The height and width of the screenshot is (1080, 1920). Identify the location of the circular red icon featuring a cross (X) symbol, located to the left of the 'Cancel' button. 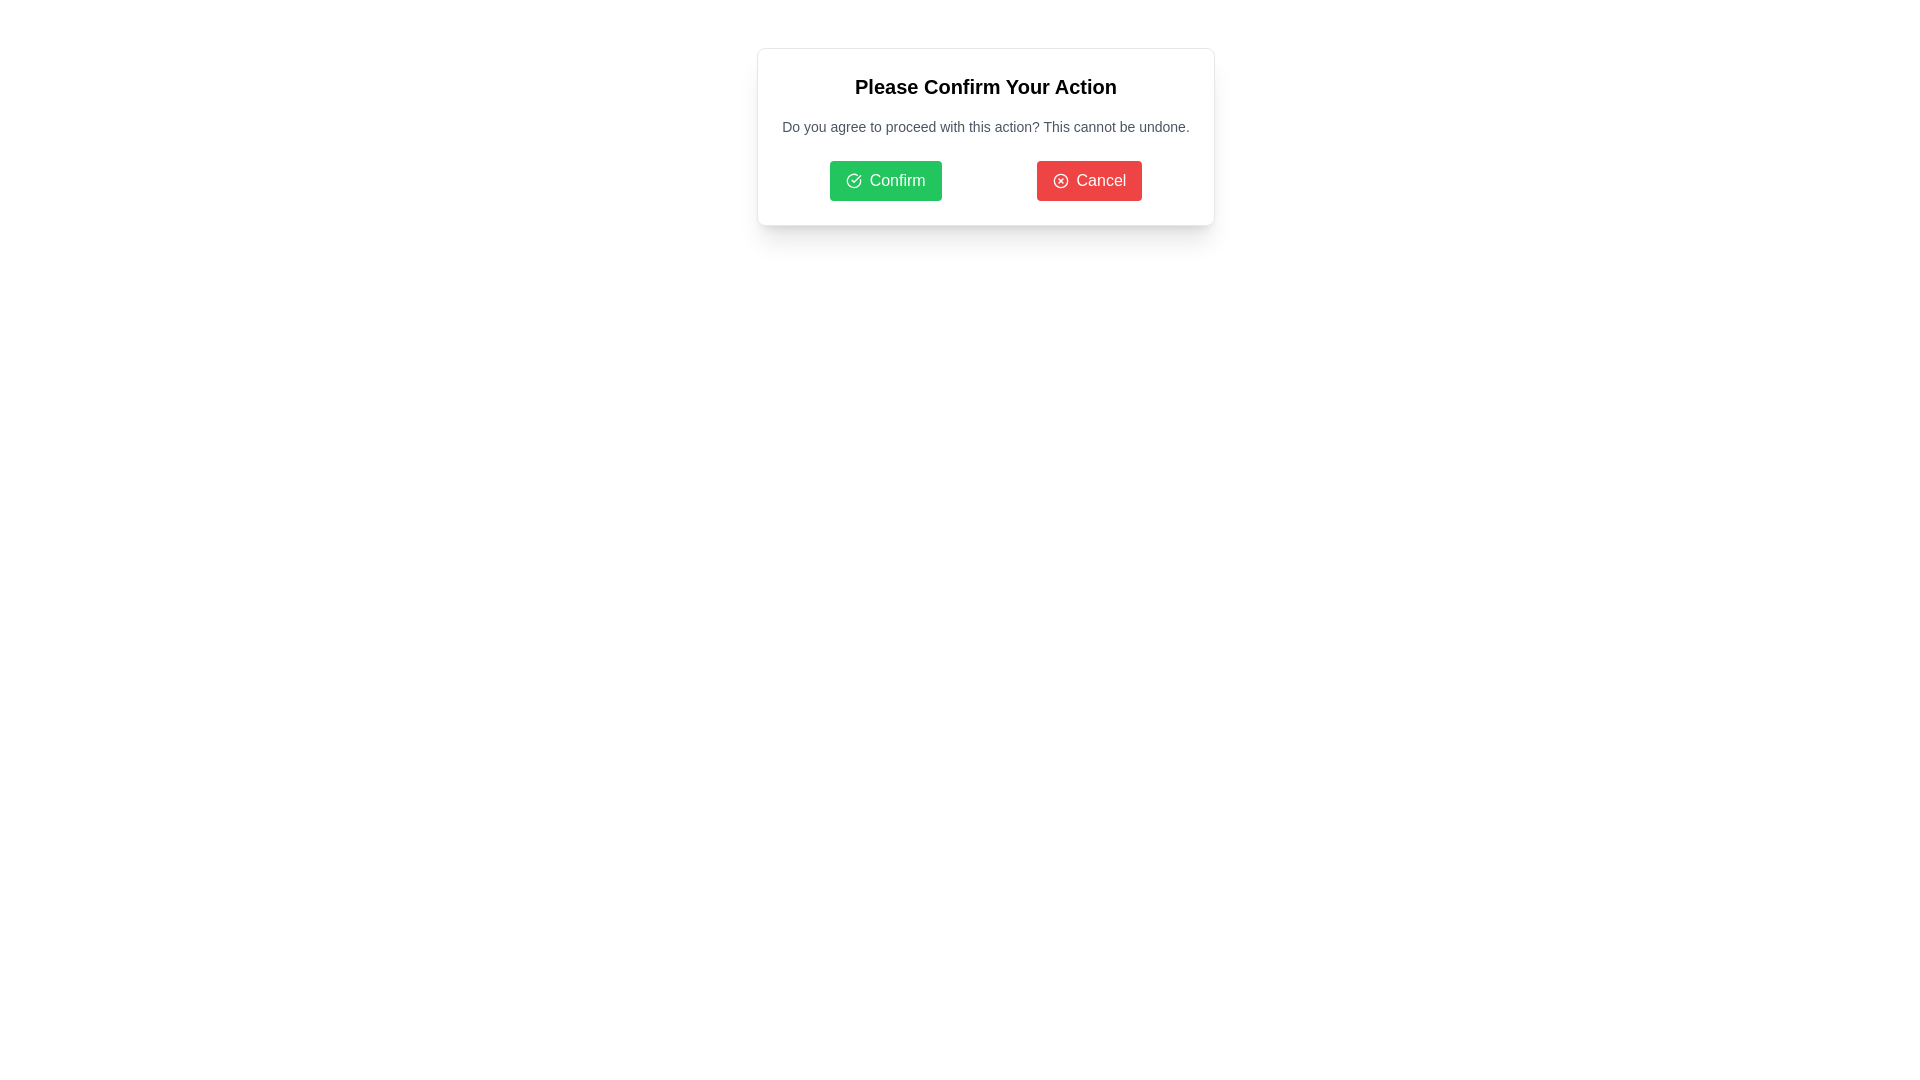
(1059, 181).